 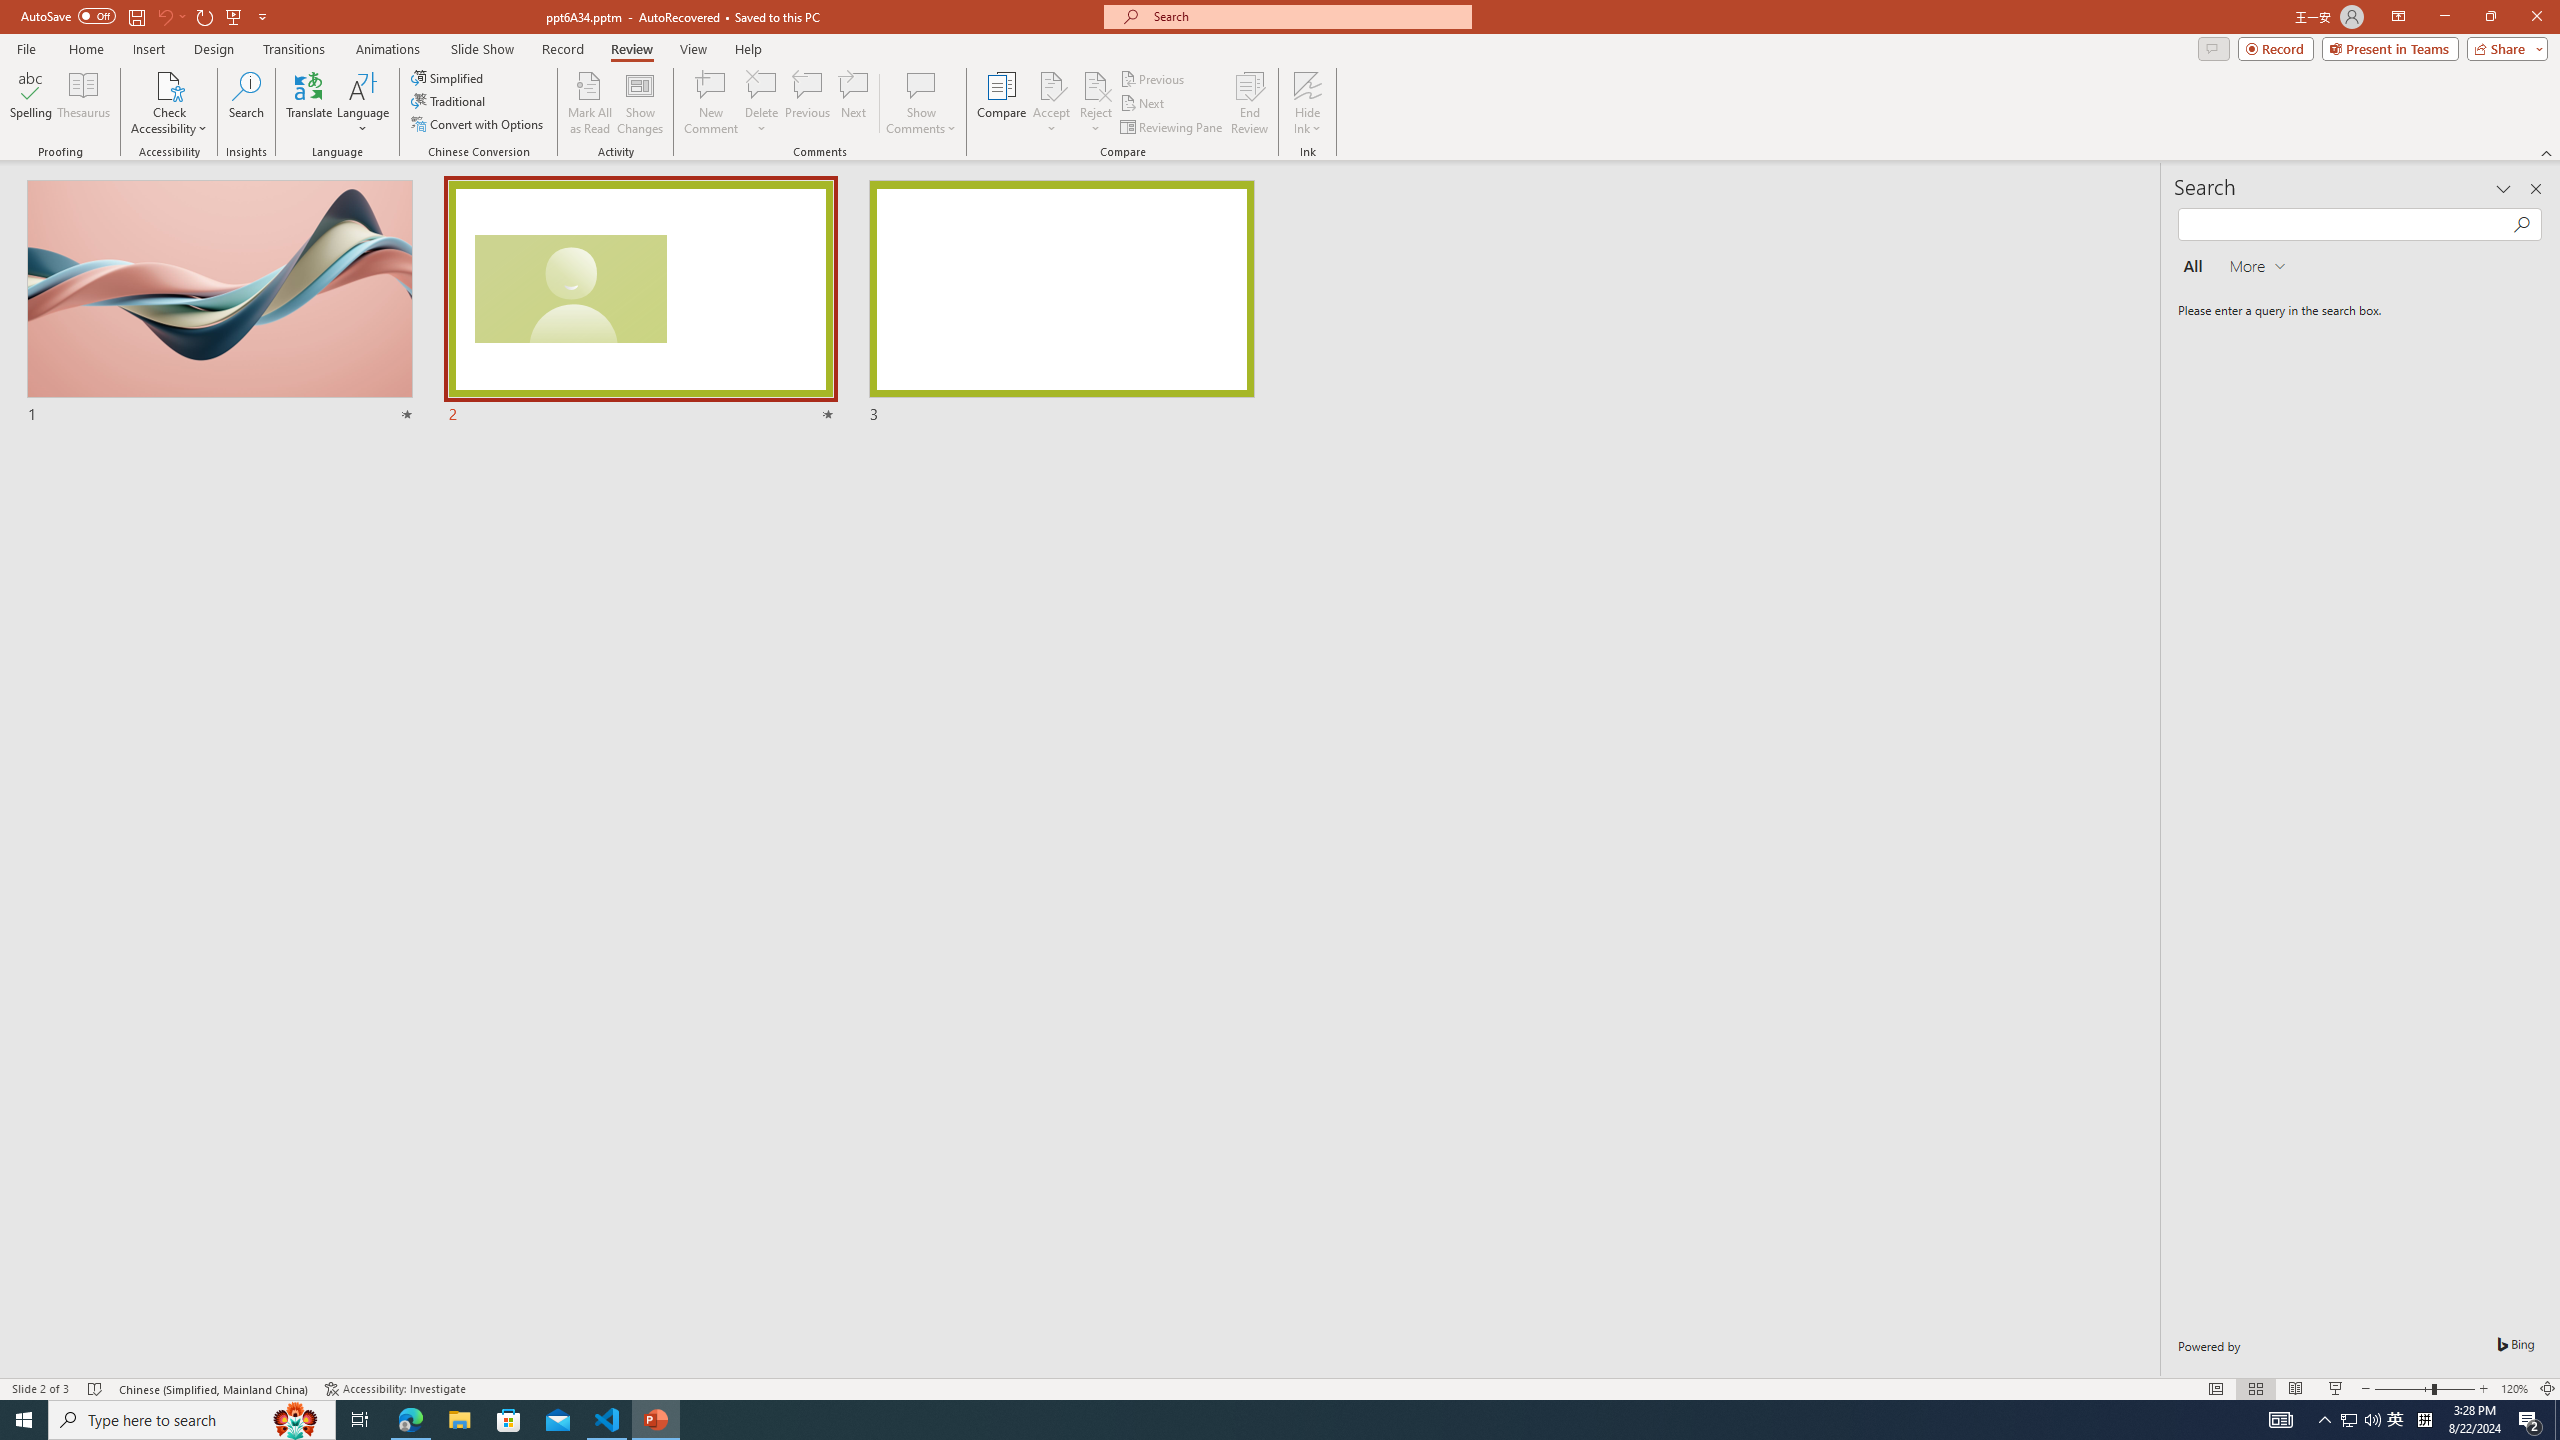 I want to click on 'Compare', so click(x=1002, y=103).